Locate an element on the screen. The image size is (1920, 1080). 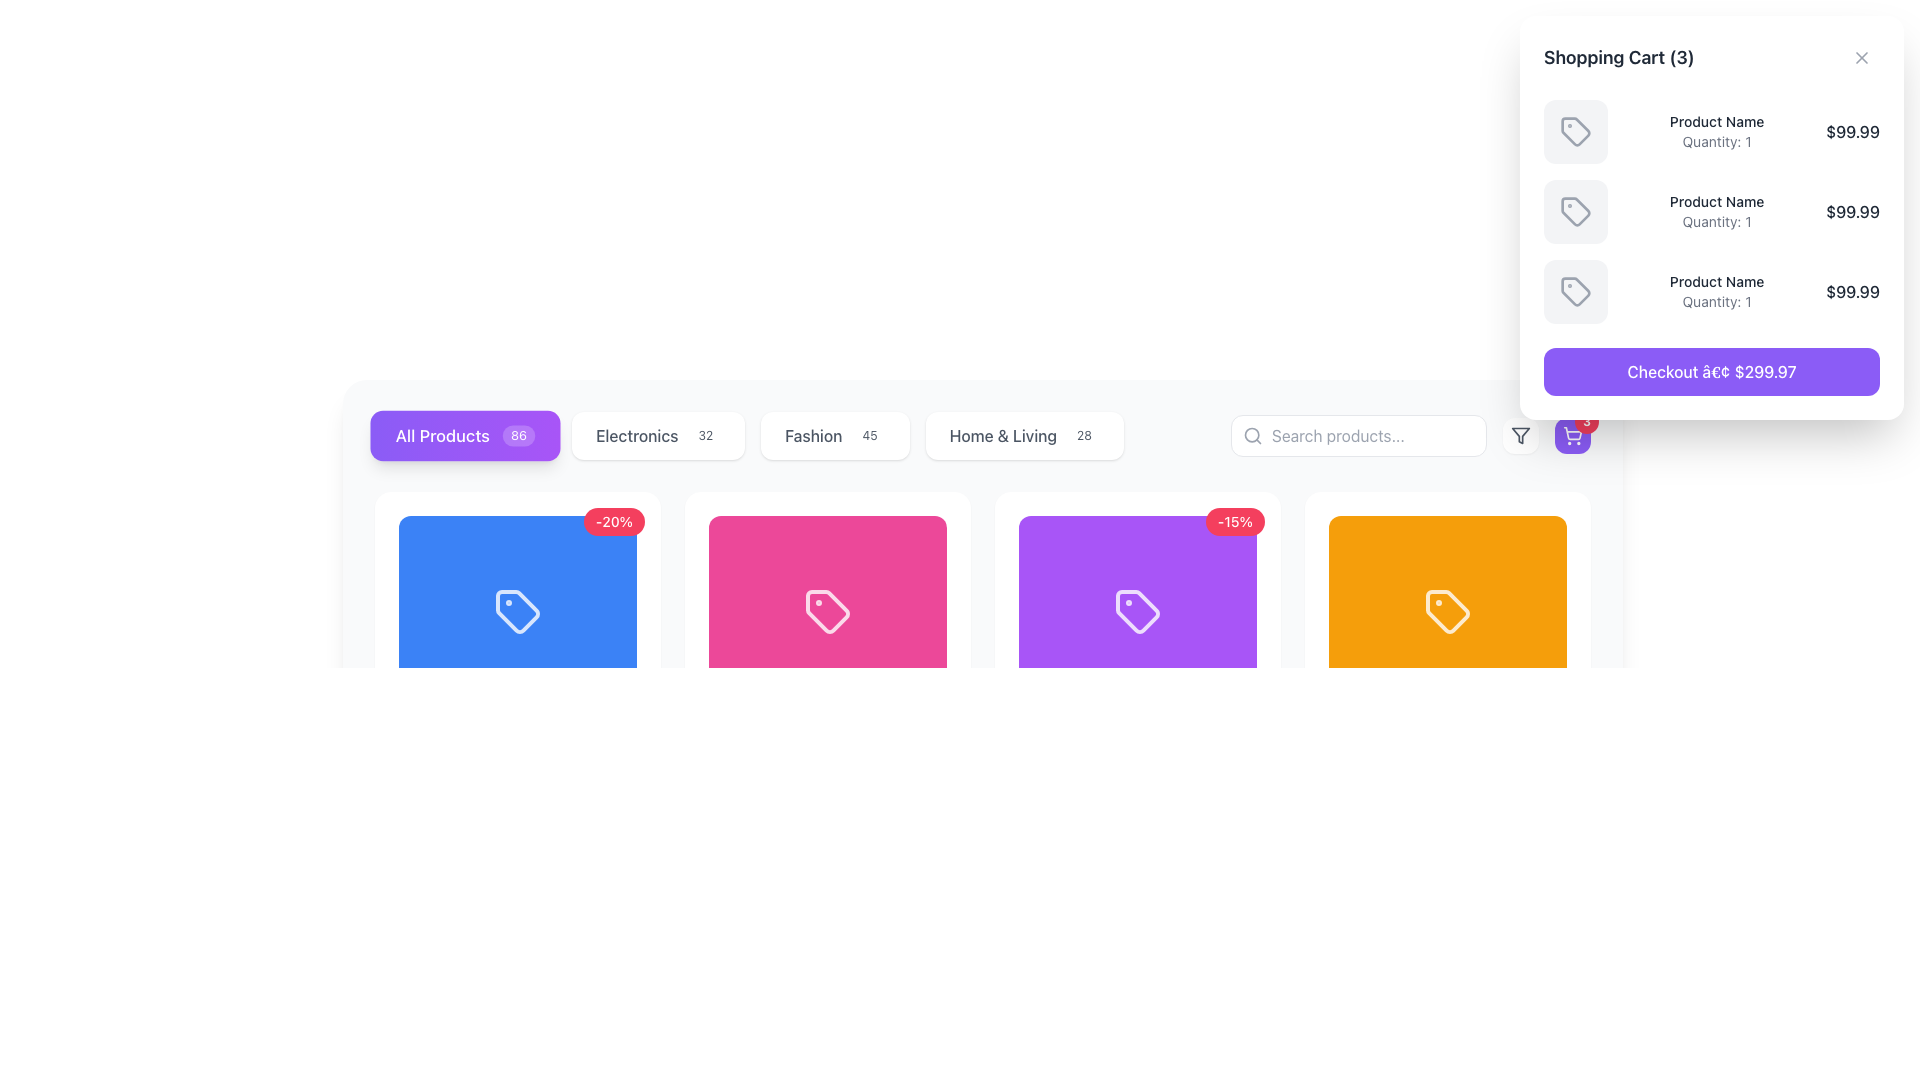
the Product card, which is a rectangular card with rounded corners and a bold orange fill at the top, positioned as the fourth item in a horizontal grid is located at coordinates (1448, 674).